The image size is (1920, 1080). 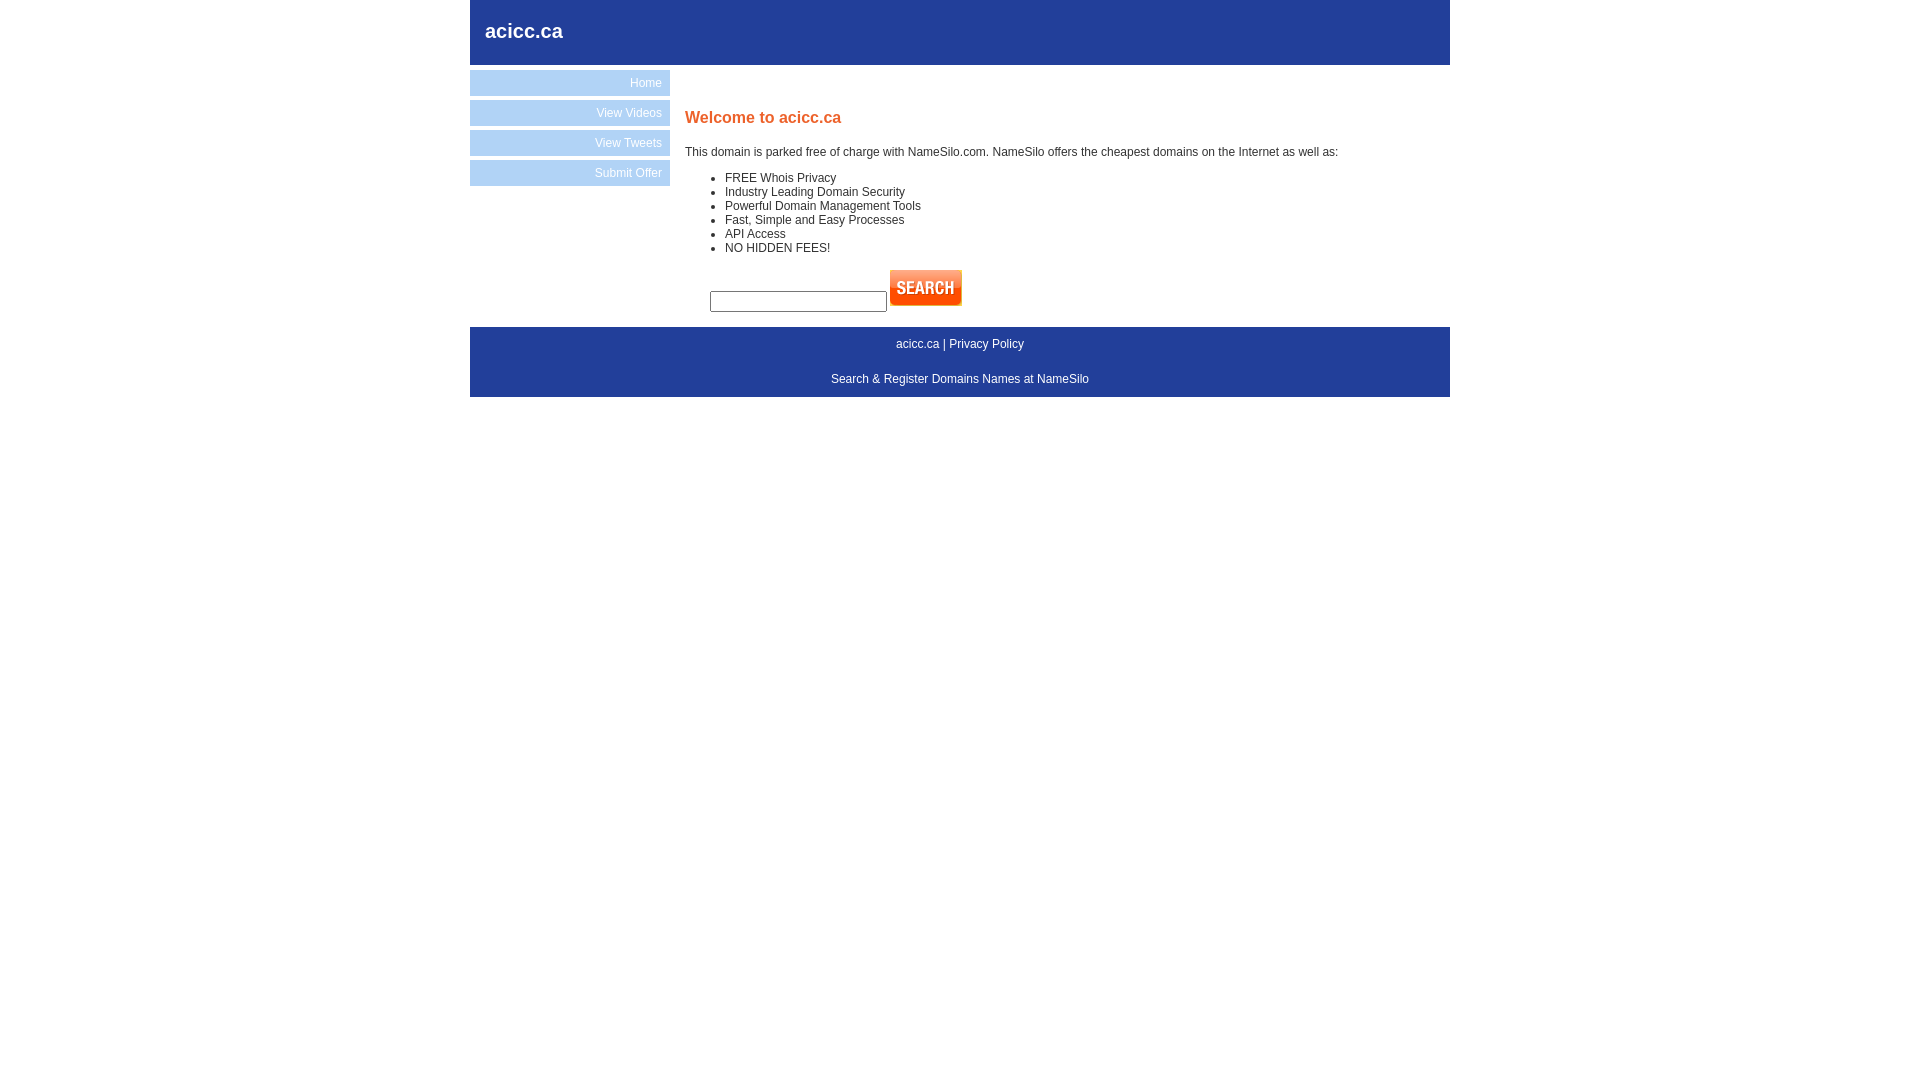 I want to click on 'View Videos', so click(x=569, y=112).